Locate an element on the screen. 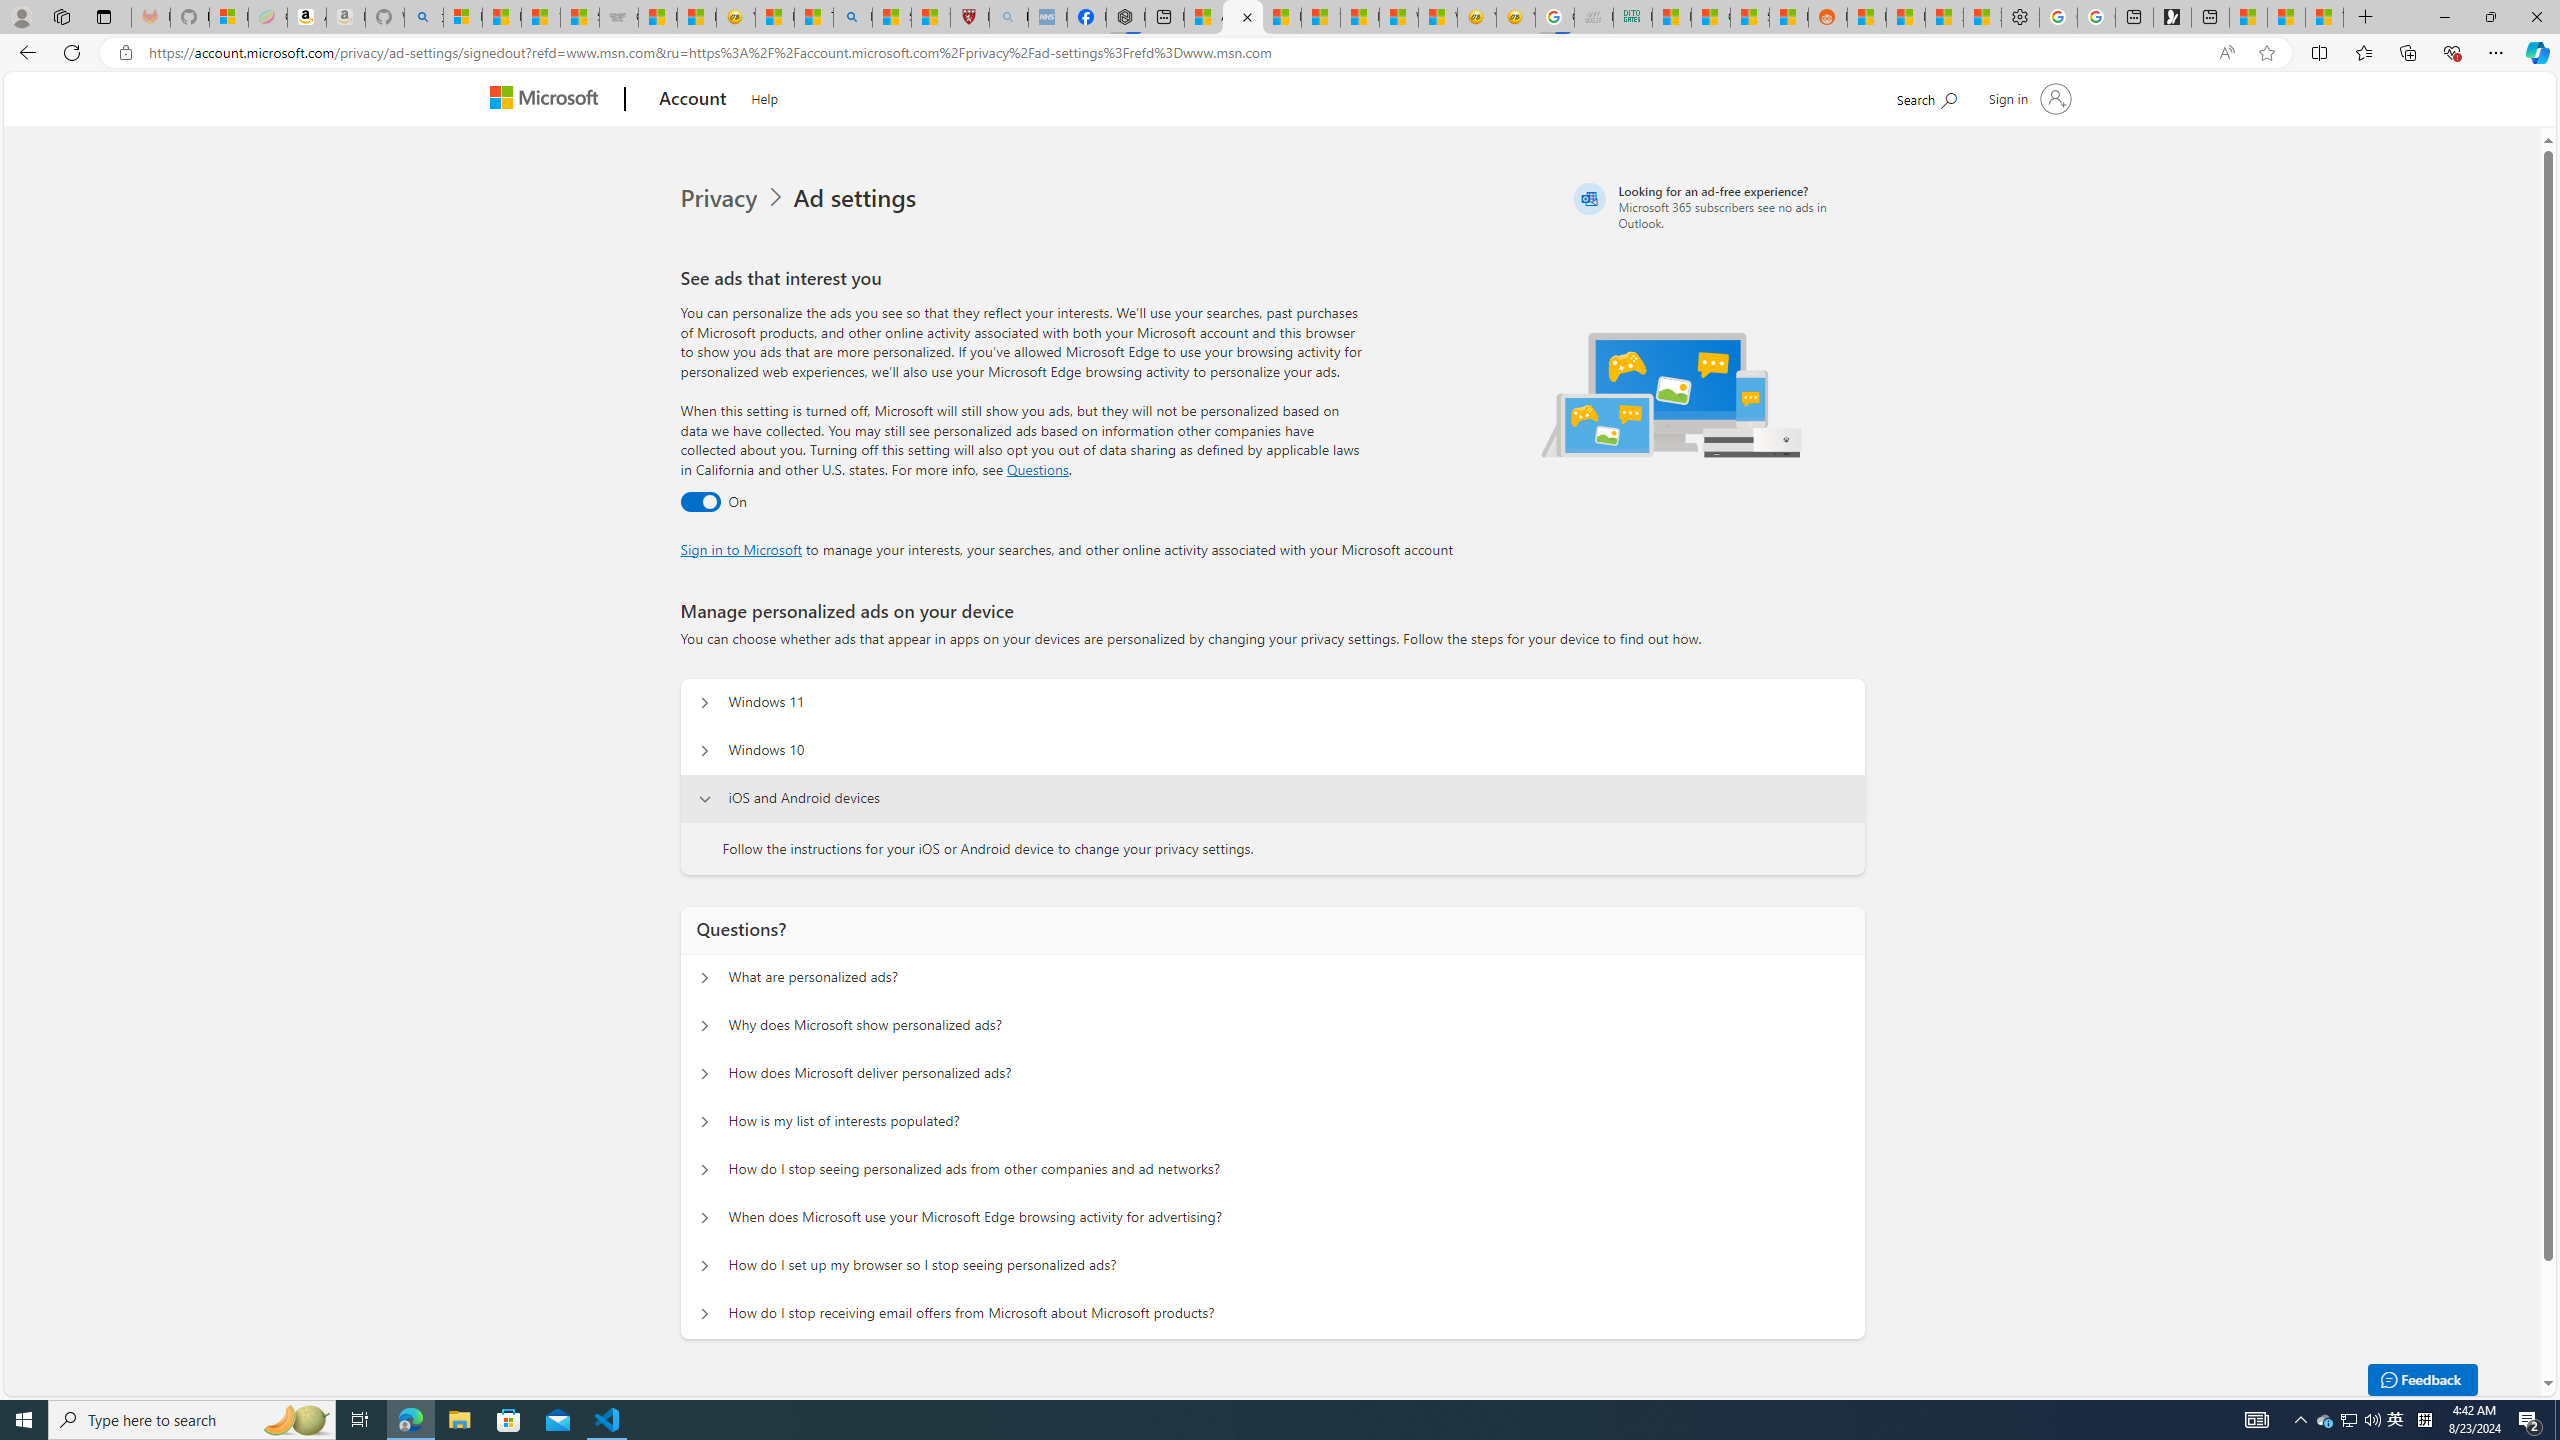  'Manage personalized ads on your device Windows 10' is located at coordinates (705, 750).